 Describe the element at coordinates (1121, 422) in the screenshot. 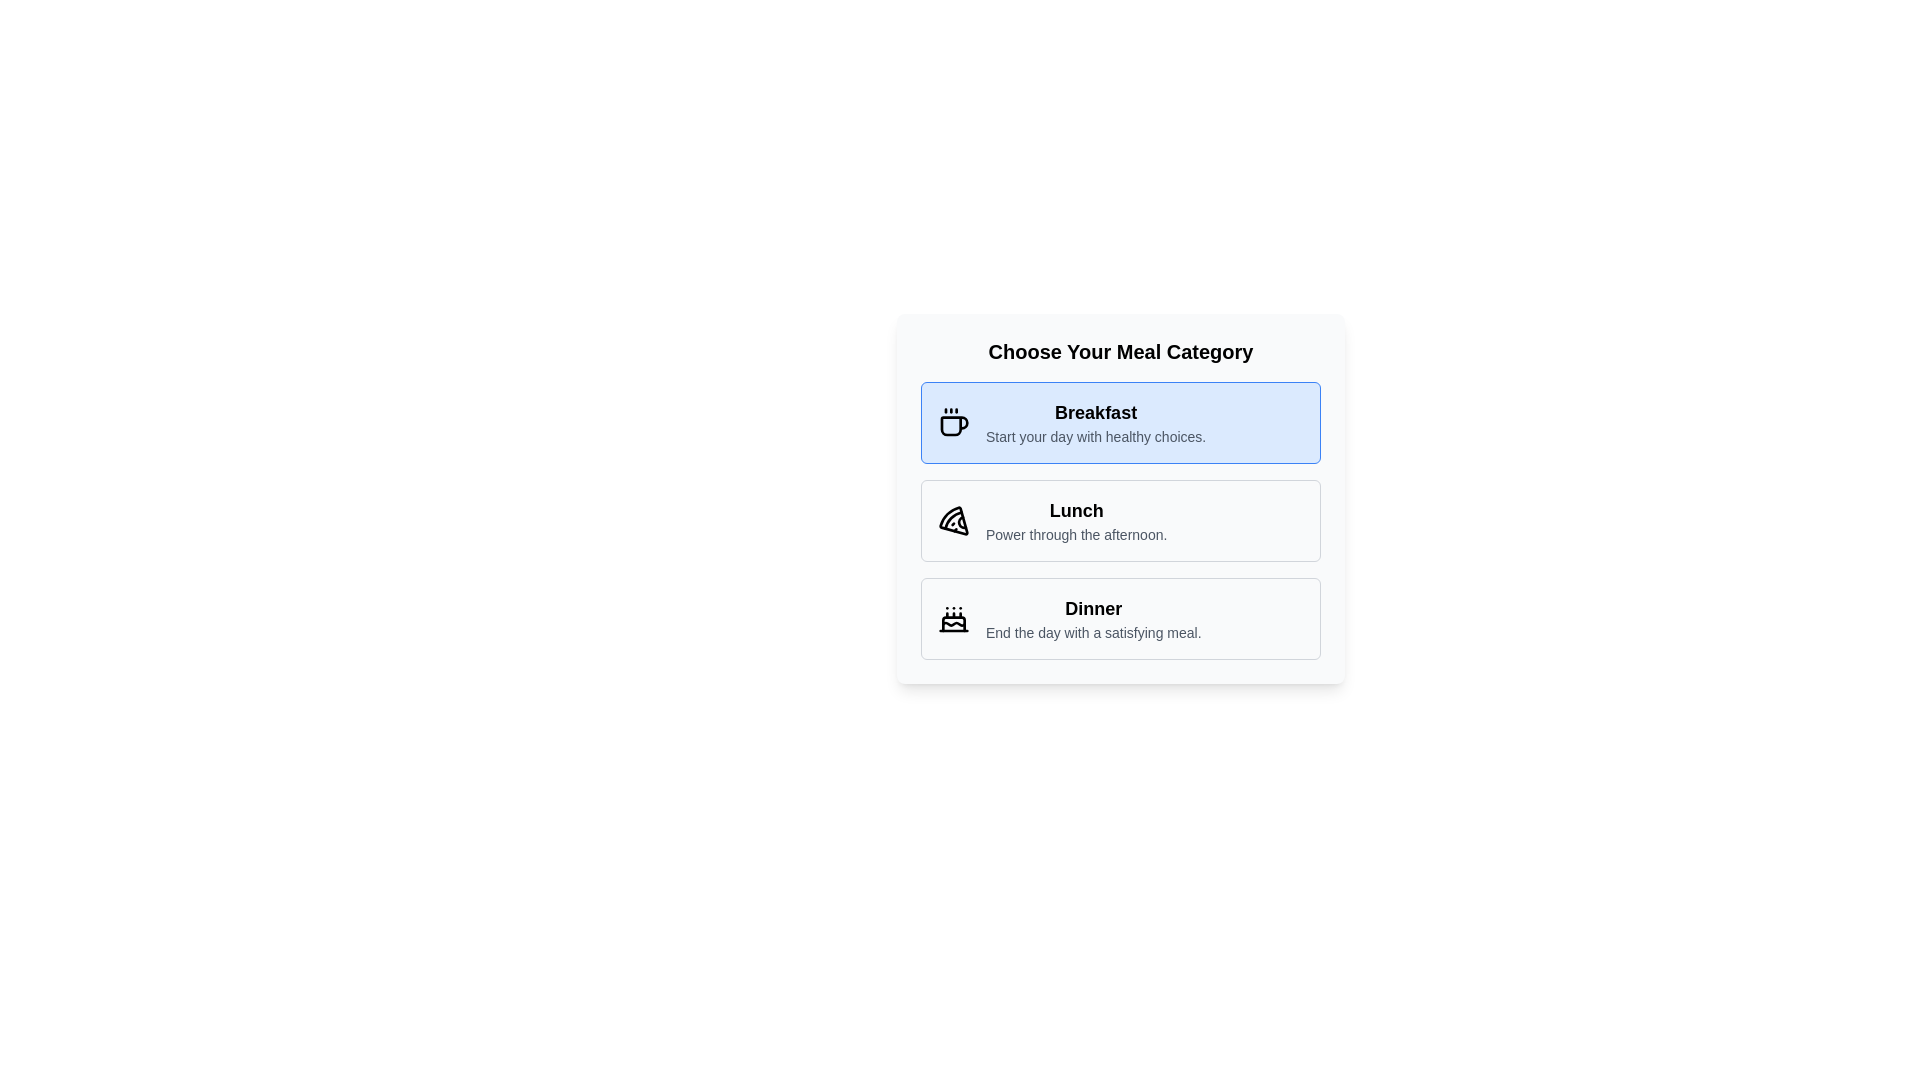

I see `the 'Breakfast' selectable button or card, which is located at the top of the meal categories list, directly above the 'Lunch' module` at that location.